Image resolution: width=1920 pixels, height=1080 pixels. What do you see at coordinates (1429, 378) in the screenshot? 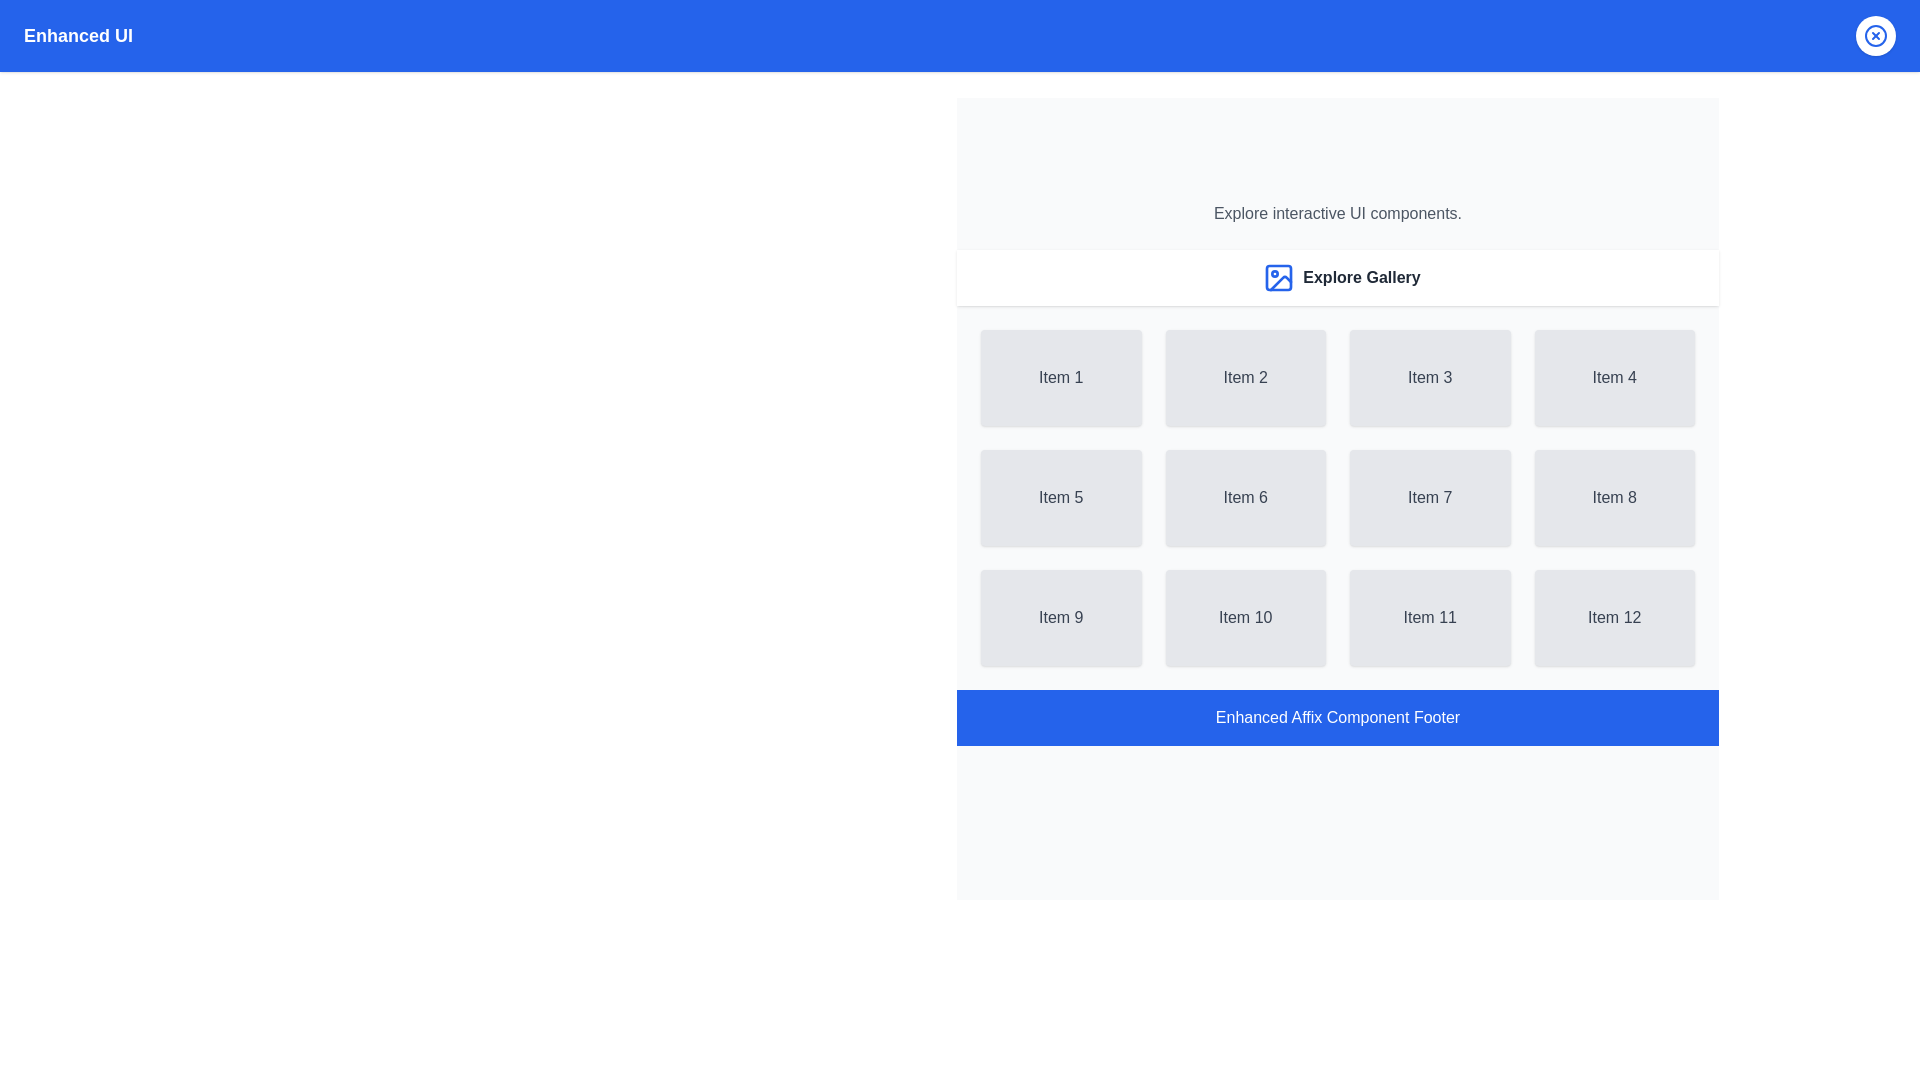
I see `the static label 'Item 3' located in the first row and third column of the grid layout` at bounding box center [1429, 378].